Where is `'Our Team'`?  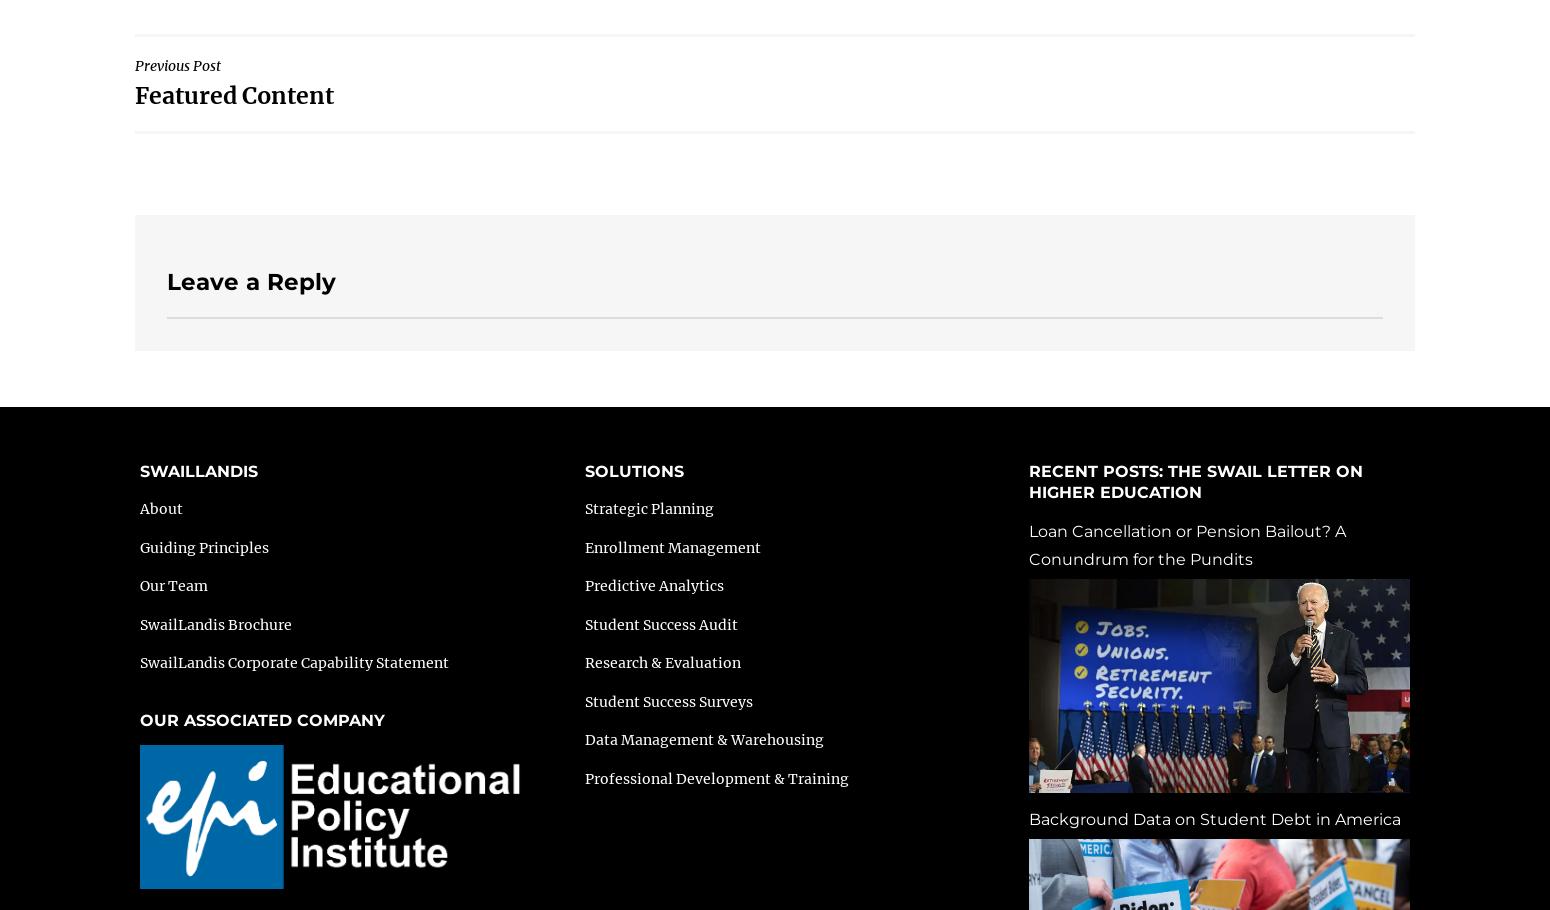 'Our Team' is located at coordinates (173, 585).